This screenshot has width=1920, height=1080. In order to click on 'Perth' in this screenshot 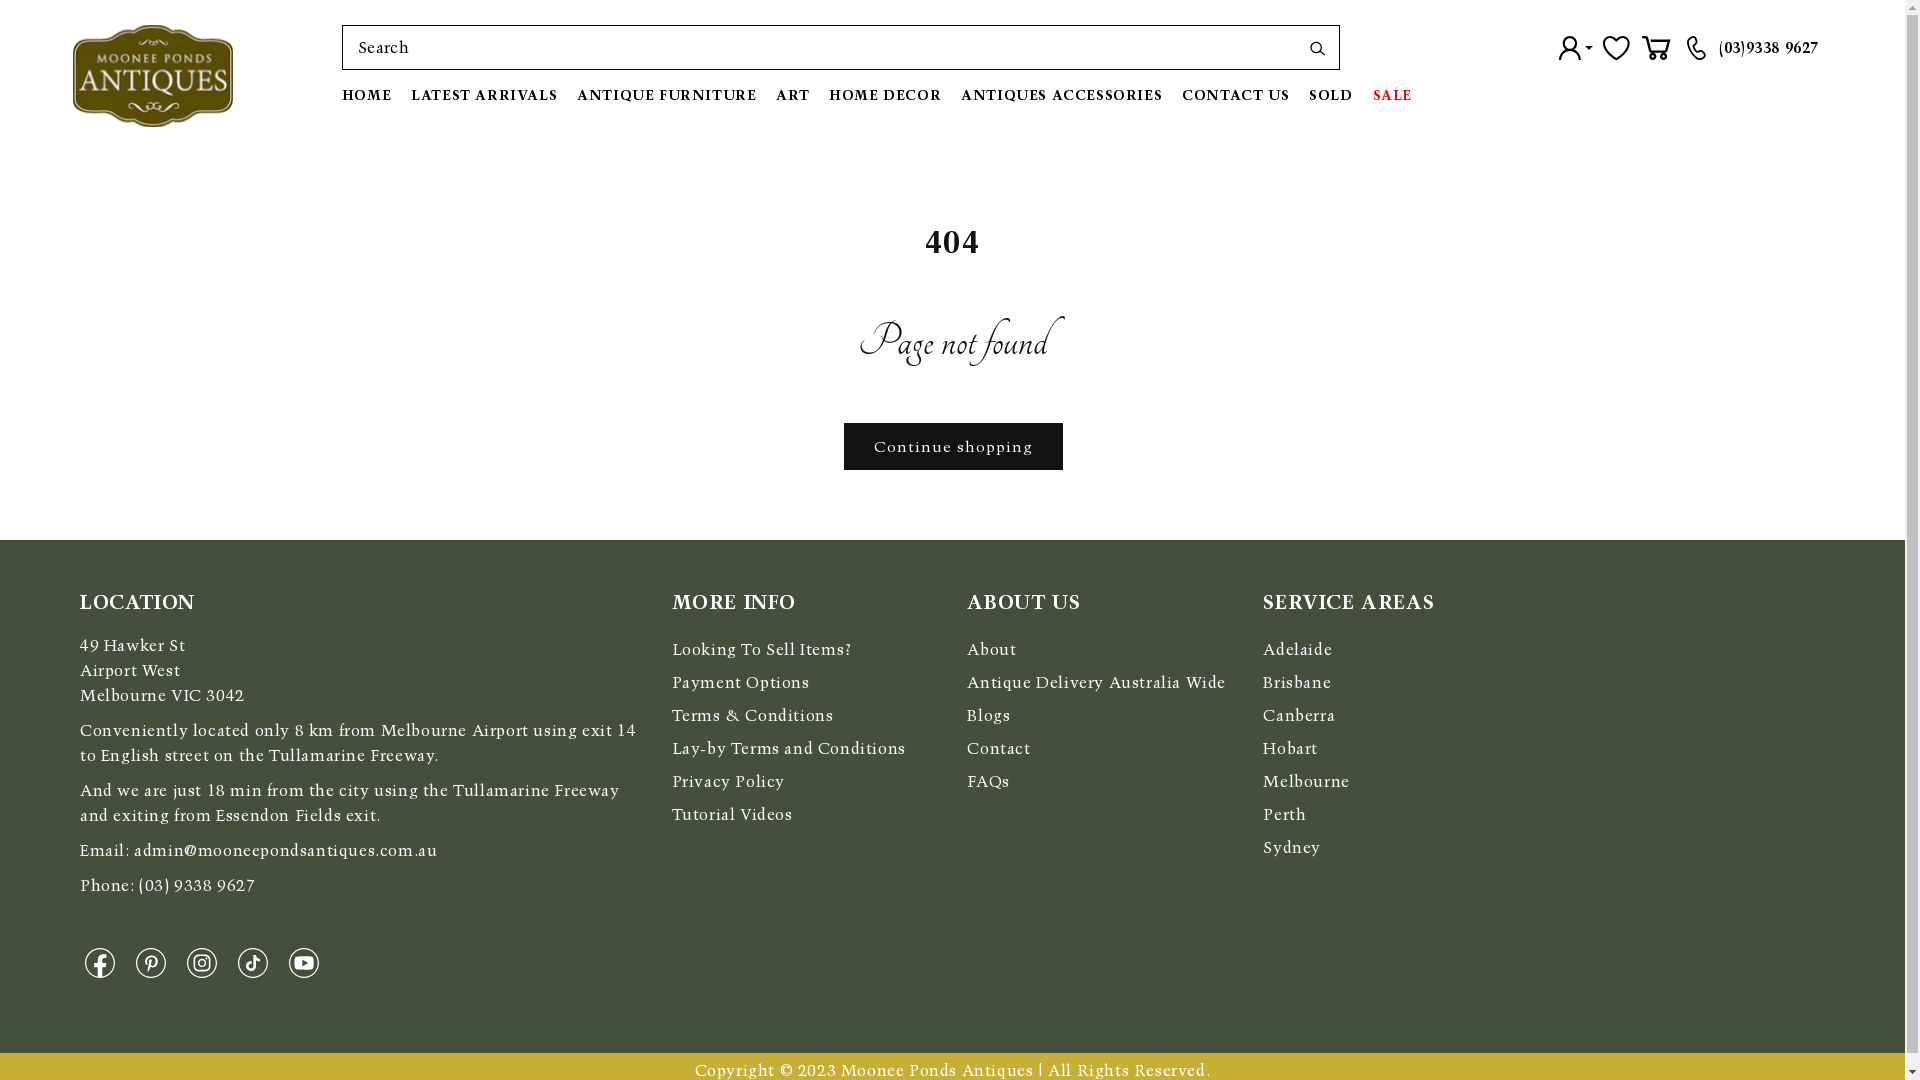, I will do `click(1284, 814)`.